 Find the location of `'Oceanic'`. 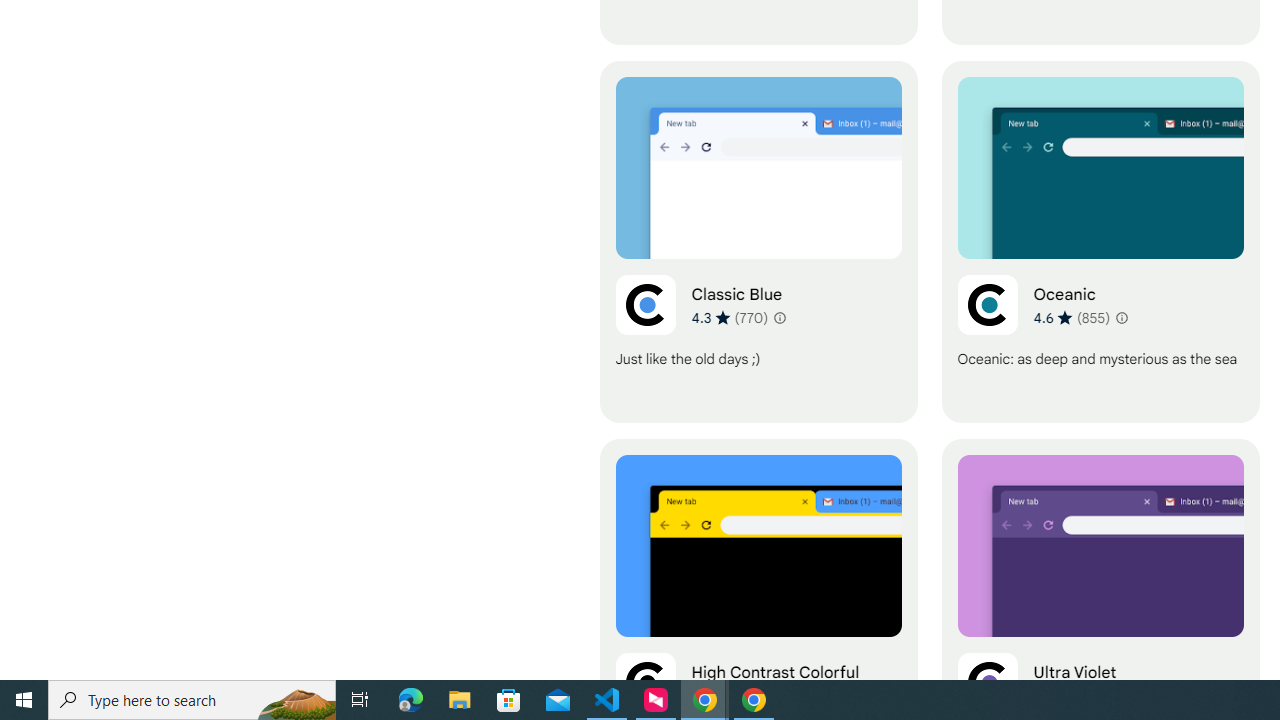

'Oceanic' is located at coordinates (1099, 241).